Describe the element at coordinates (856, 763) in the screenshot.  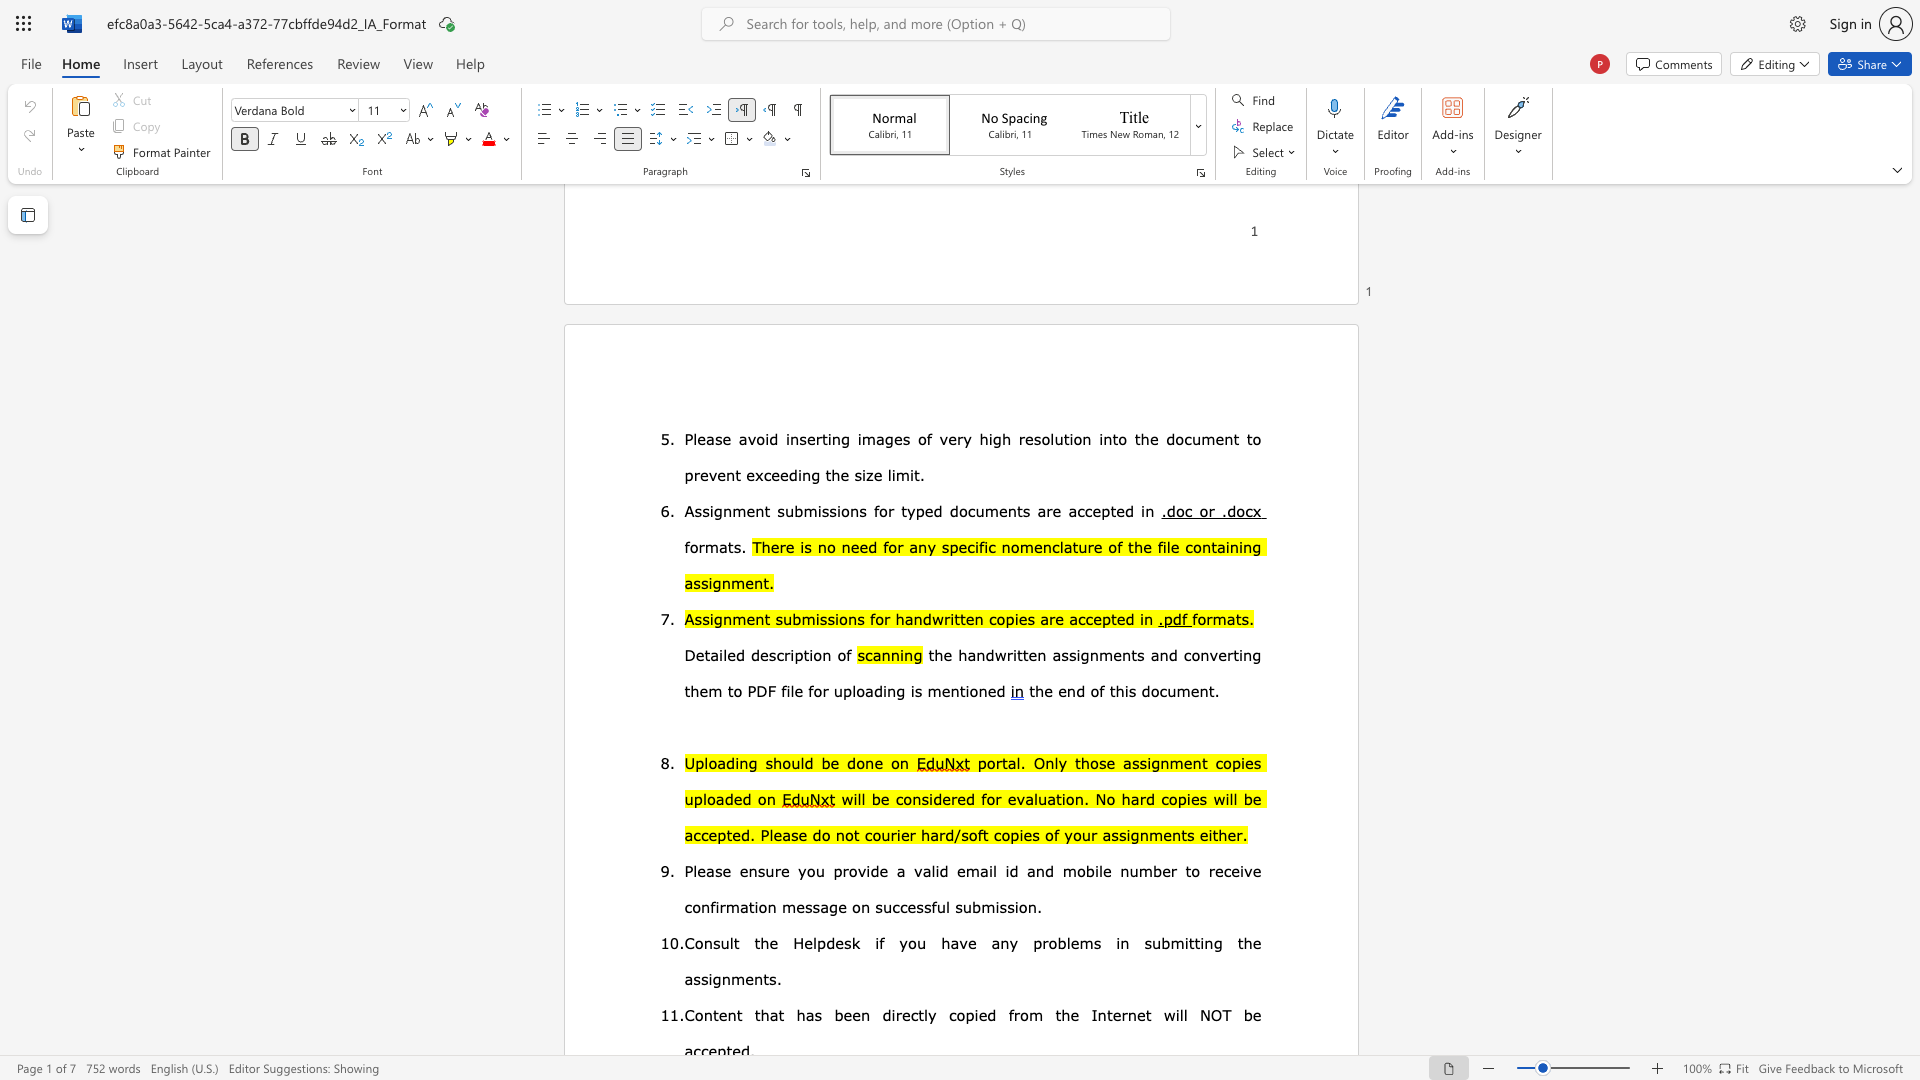
I see `the subset text "one on" within the text "Uploading should be done on"` at that location.